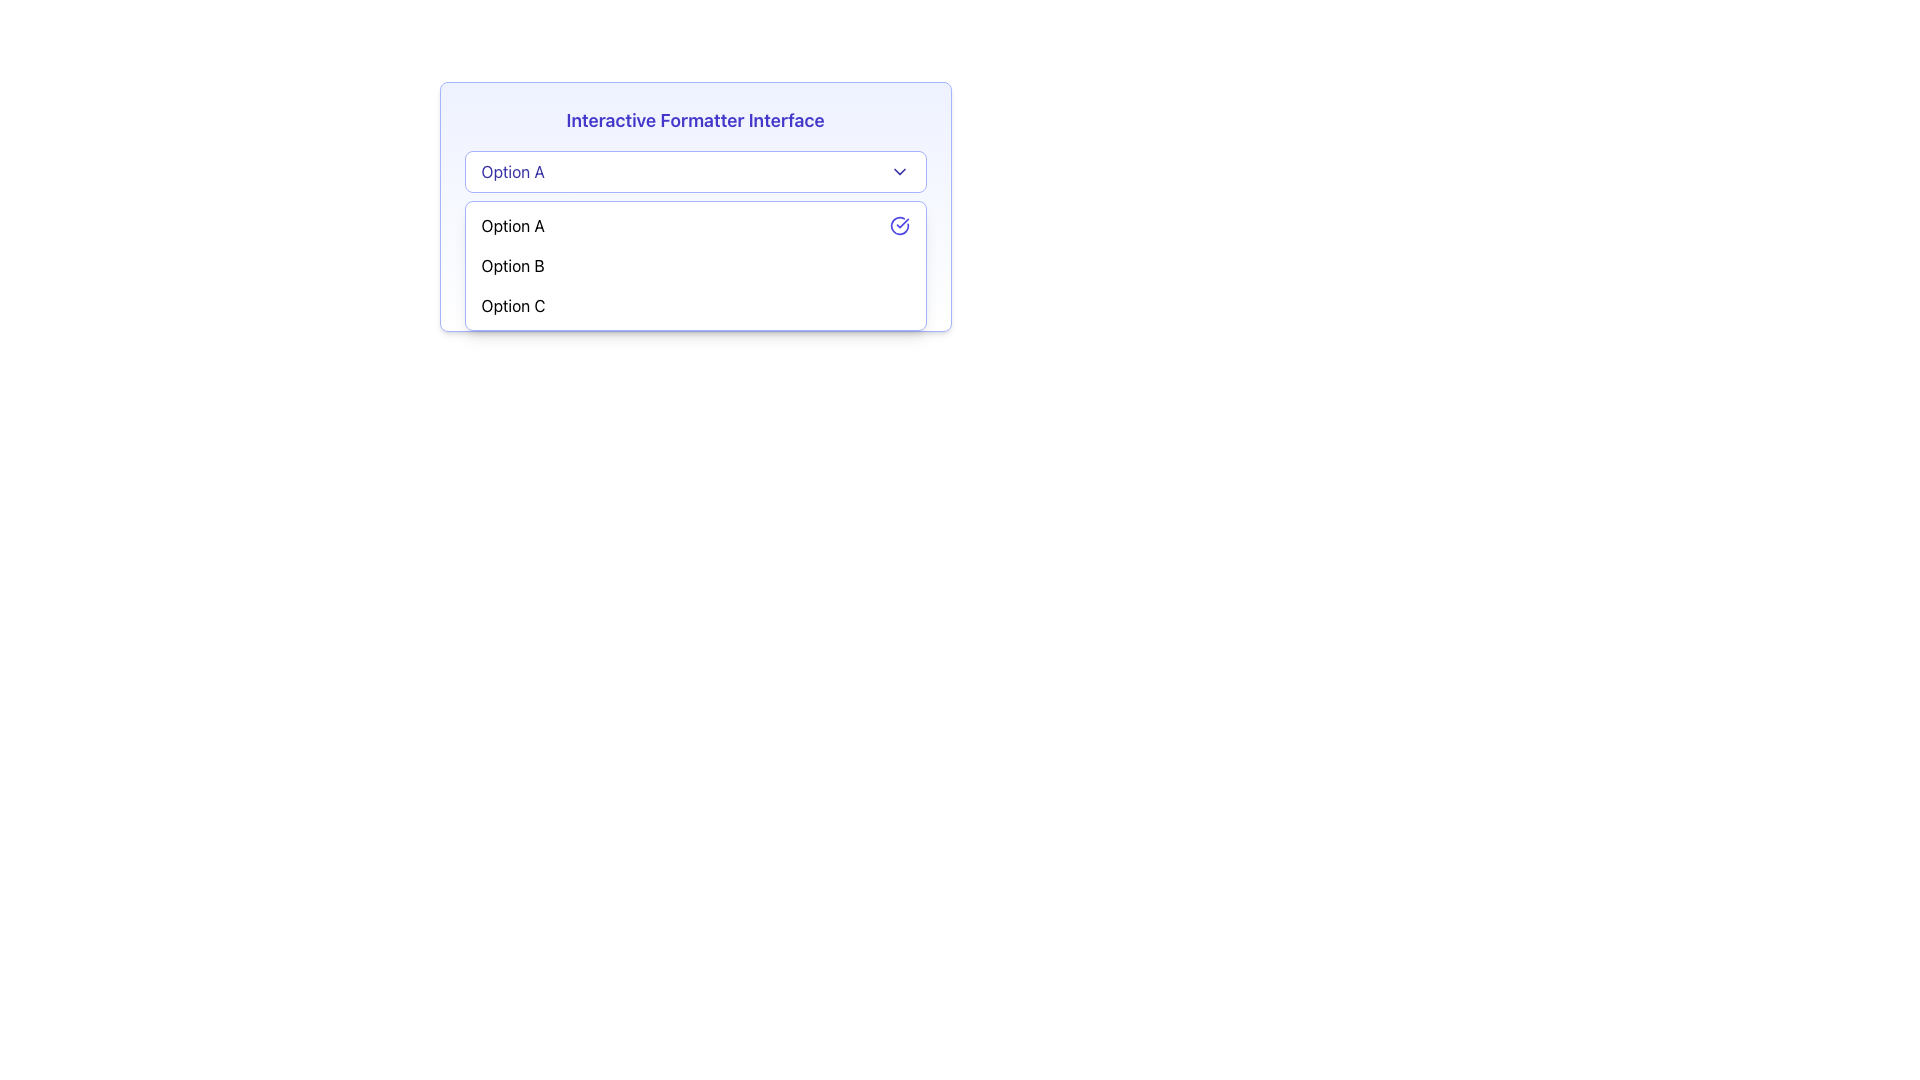  What do you see at coordinates (513, 305) in the screenshot?
I see `the third option in the dropdown menu` at bounding box center [513, 305].